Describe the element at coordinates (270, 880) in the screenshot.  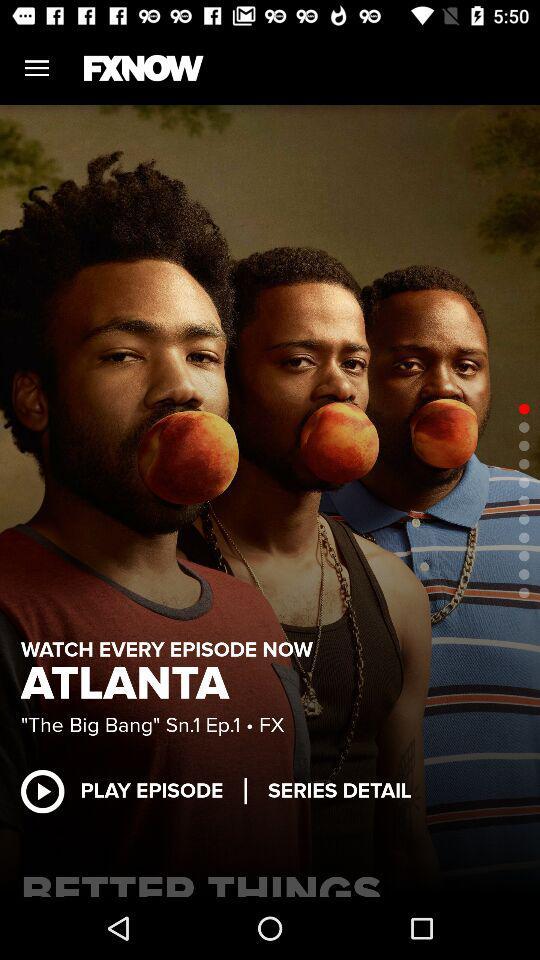
I see `better things icon` at that location.